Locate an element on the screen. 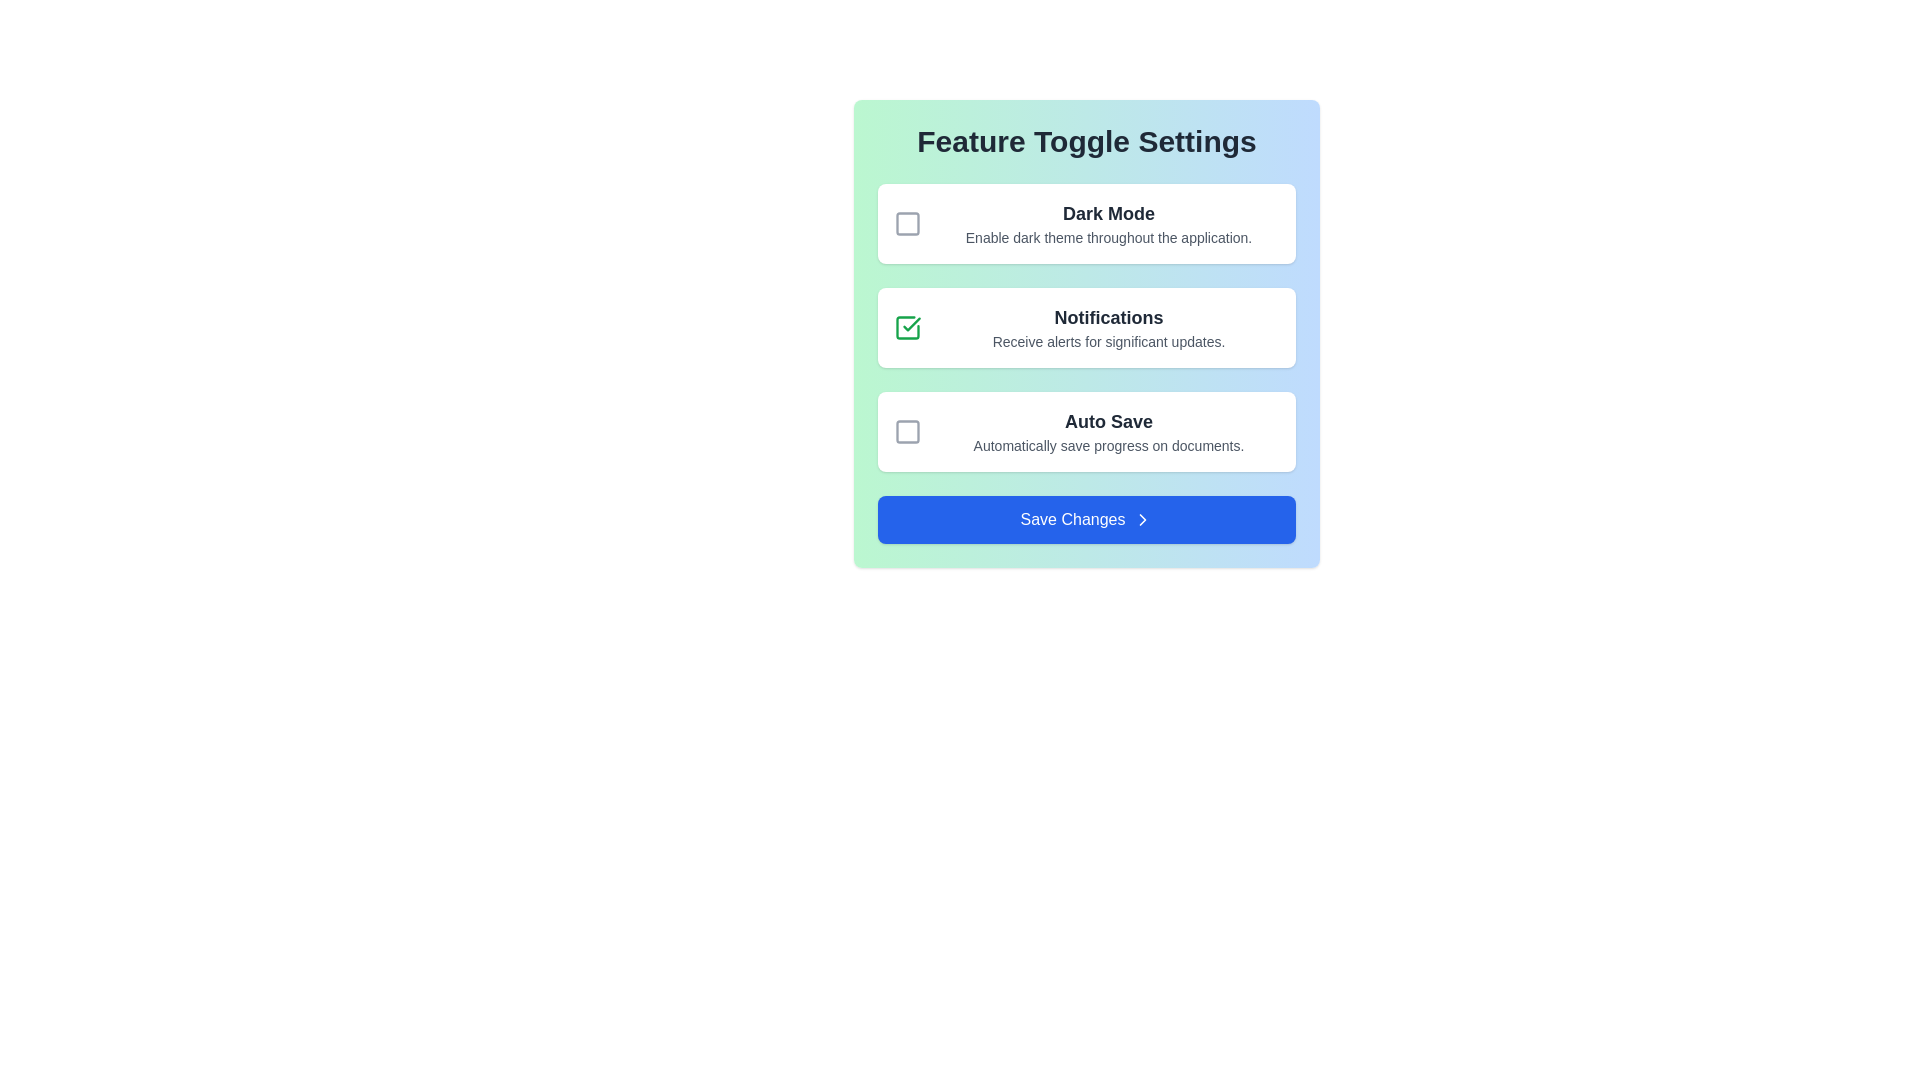 The height and width of the screenshot is (1080, 1920). accessibility information of the activated notifications icon located in the second row of the settings list is located at coordinates (911, 323).